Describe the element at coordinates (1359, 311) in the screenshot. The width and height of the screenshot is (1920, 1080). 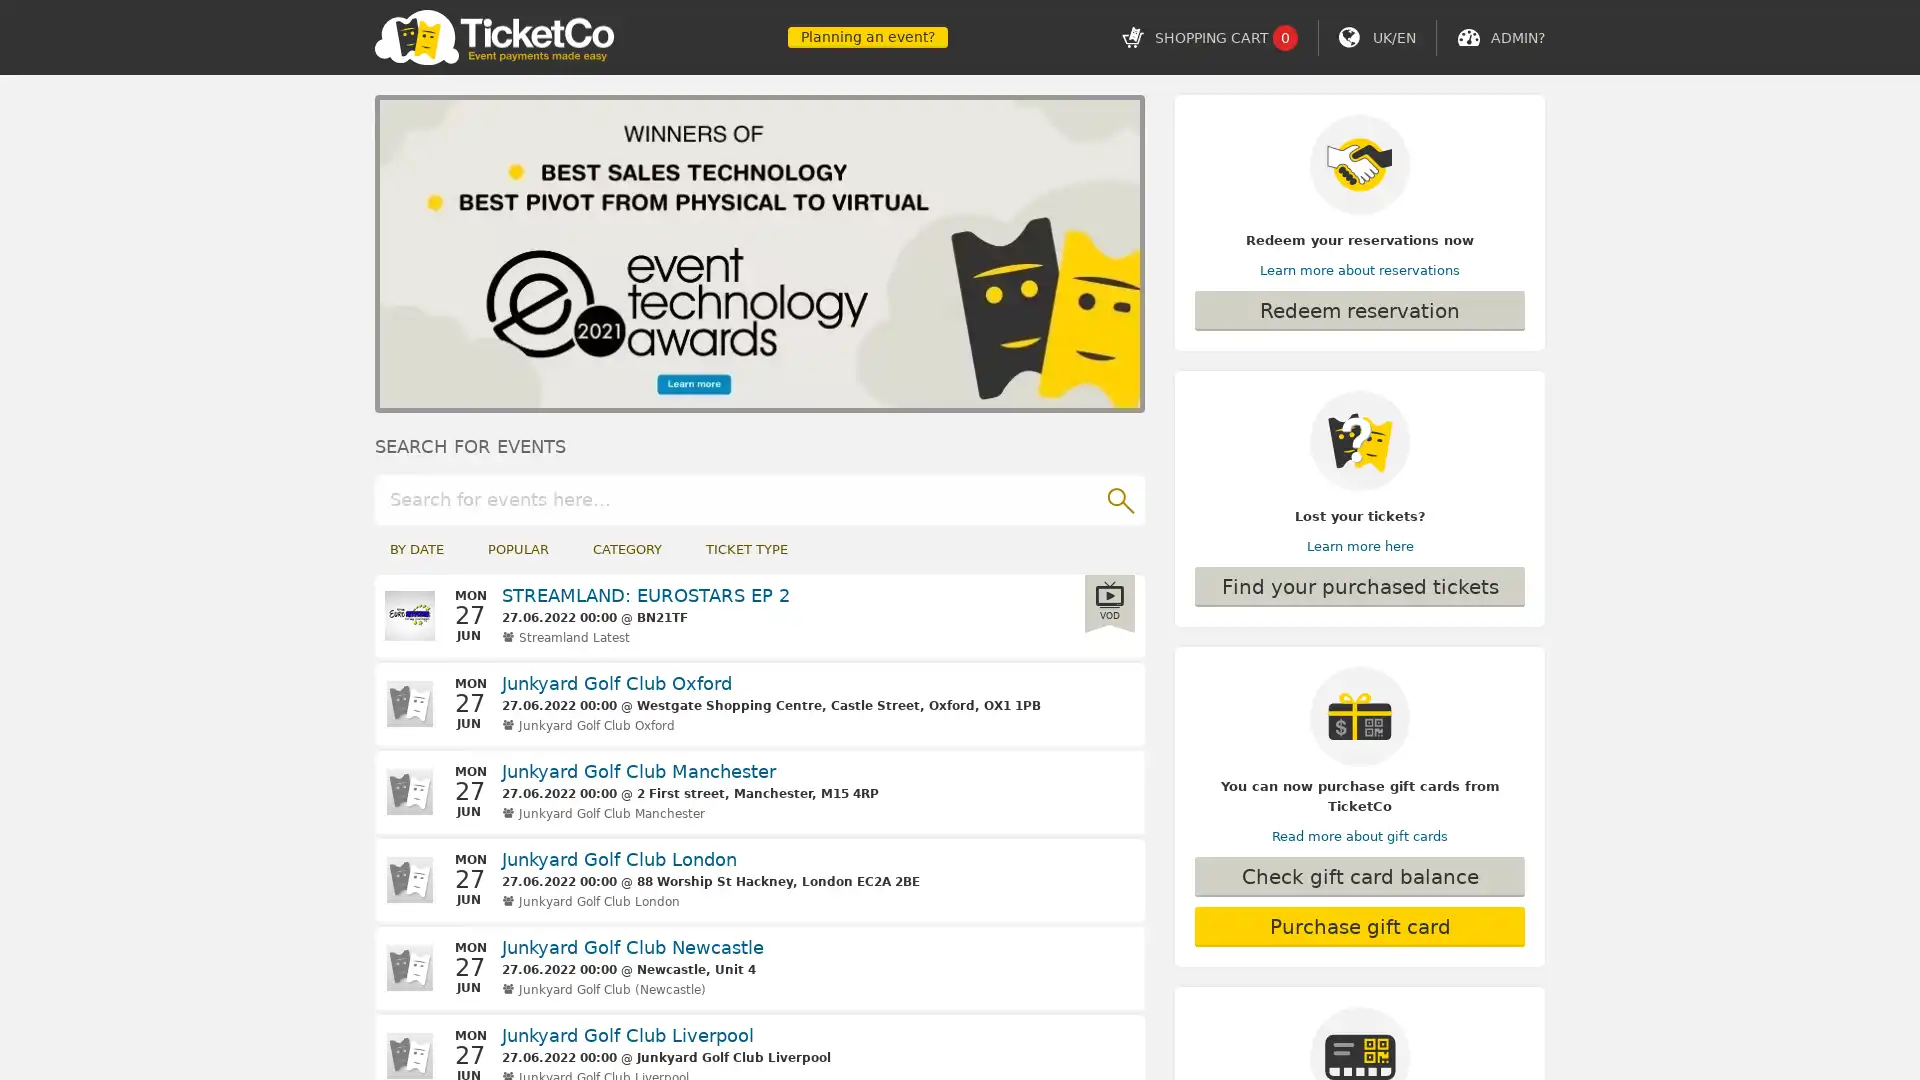
I see `Redeem reservation` at that location.